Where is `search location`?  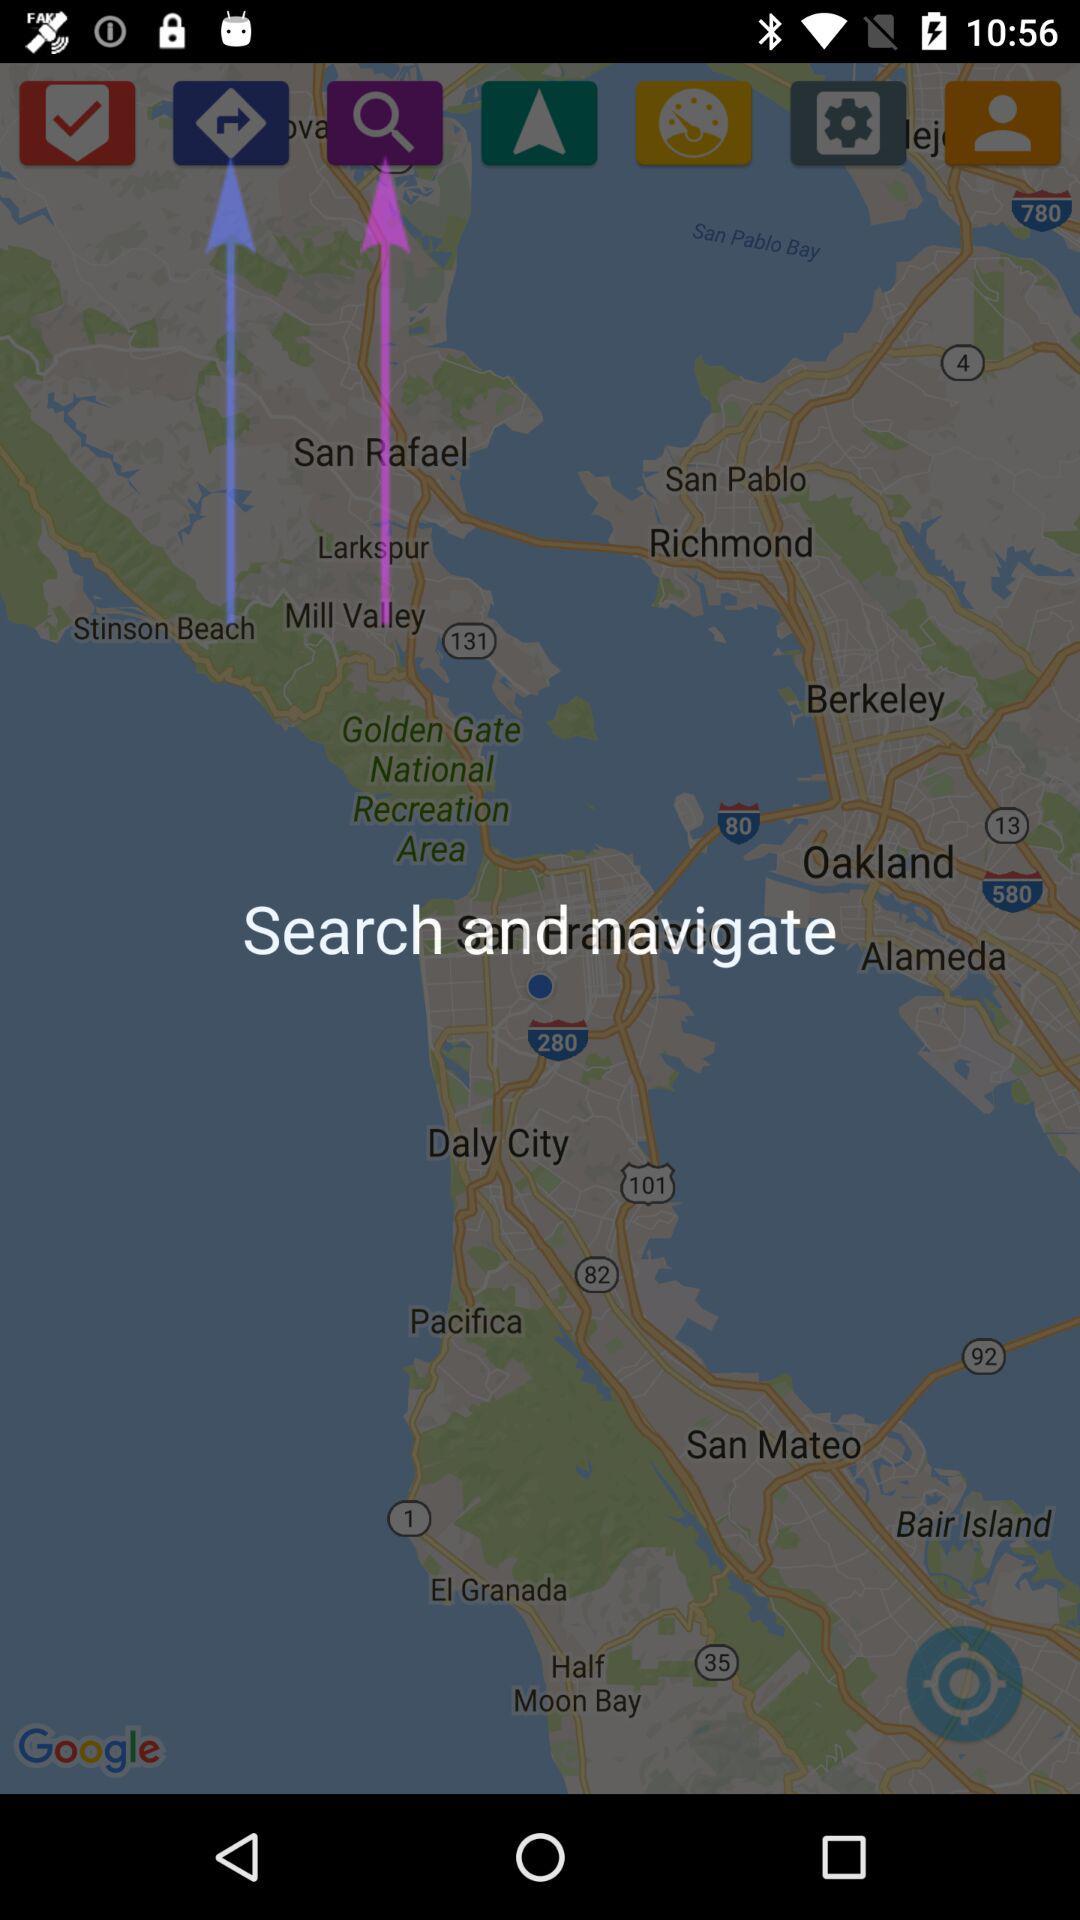
search location is located at coordinates (963, 1693).